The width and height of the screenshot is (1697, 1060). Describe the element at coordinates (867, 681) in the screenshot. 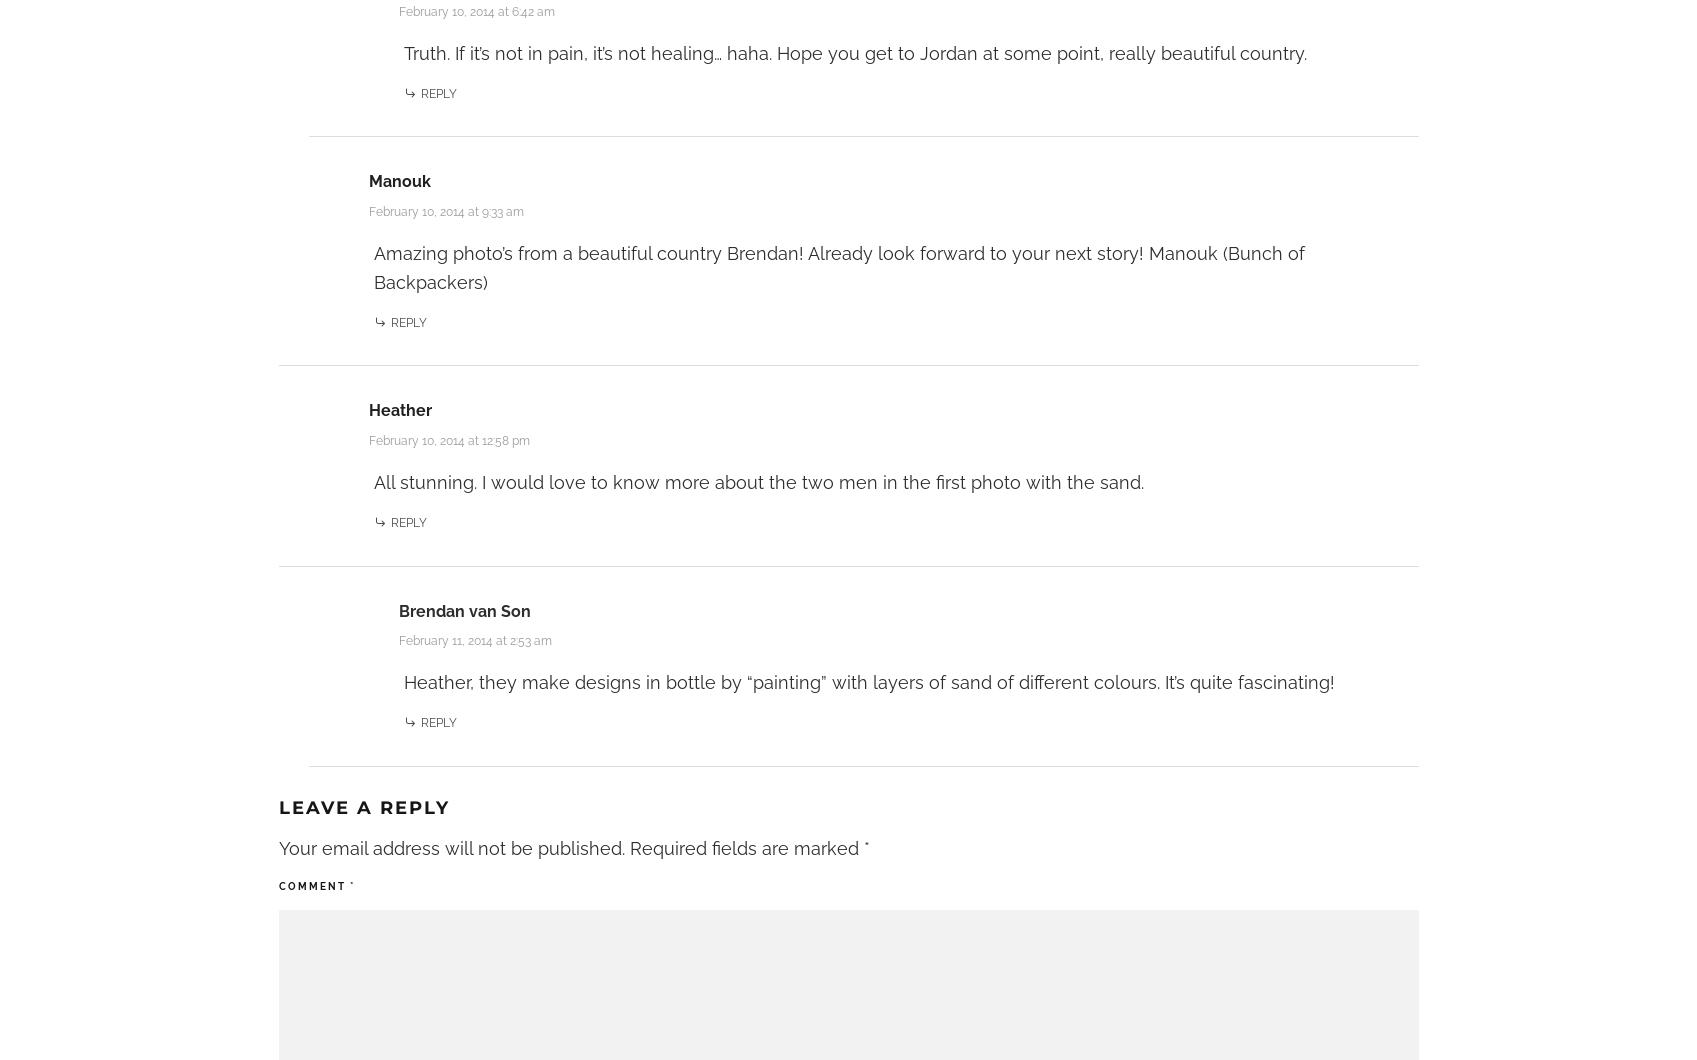

I see `'Heather, they make designs in bottle by “painting” with layers of sand of different colours.  It’s quite fascinating!'` at that location.